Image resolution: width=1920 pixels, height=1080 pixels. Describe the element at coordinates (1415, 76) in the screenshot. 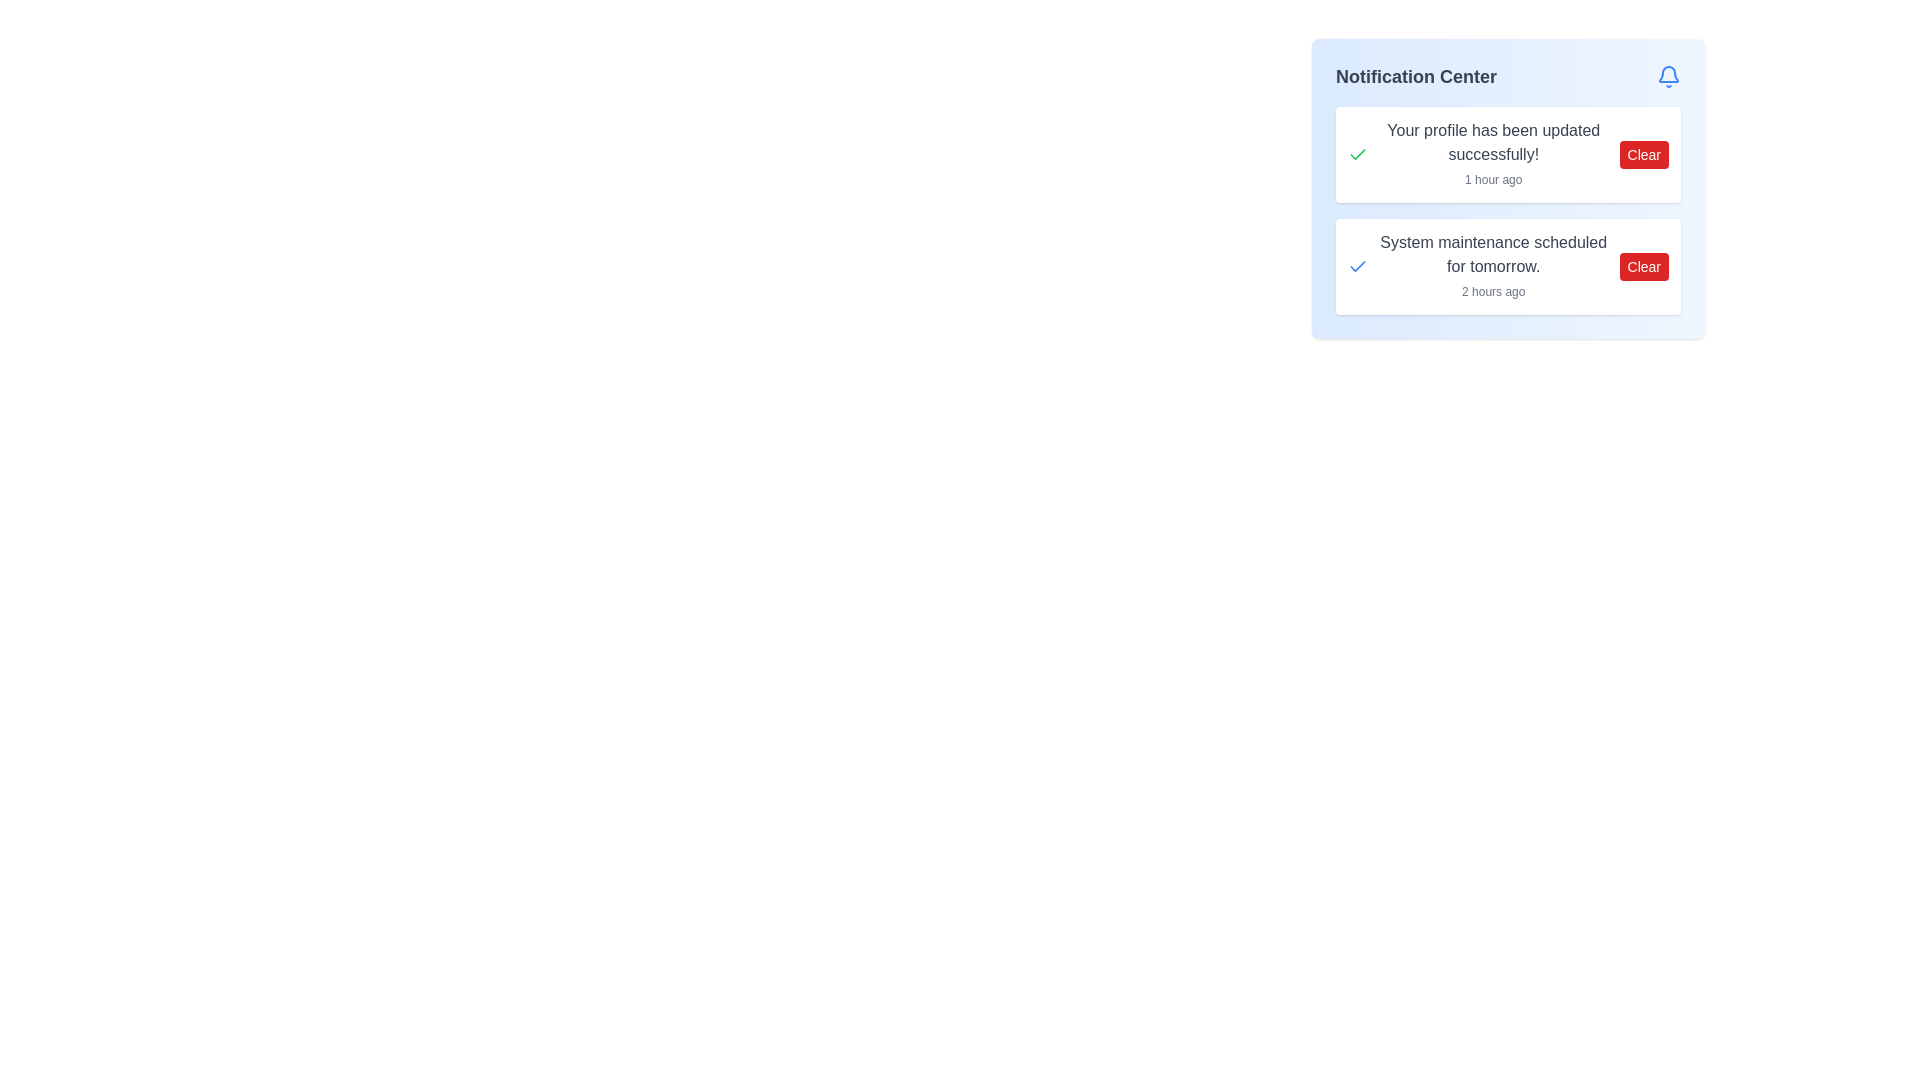

I see `the 'Notification Center' text label, which serves as the section title and is positioned to the left of a notification bell icon` at that location.